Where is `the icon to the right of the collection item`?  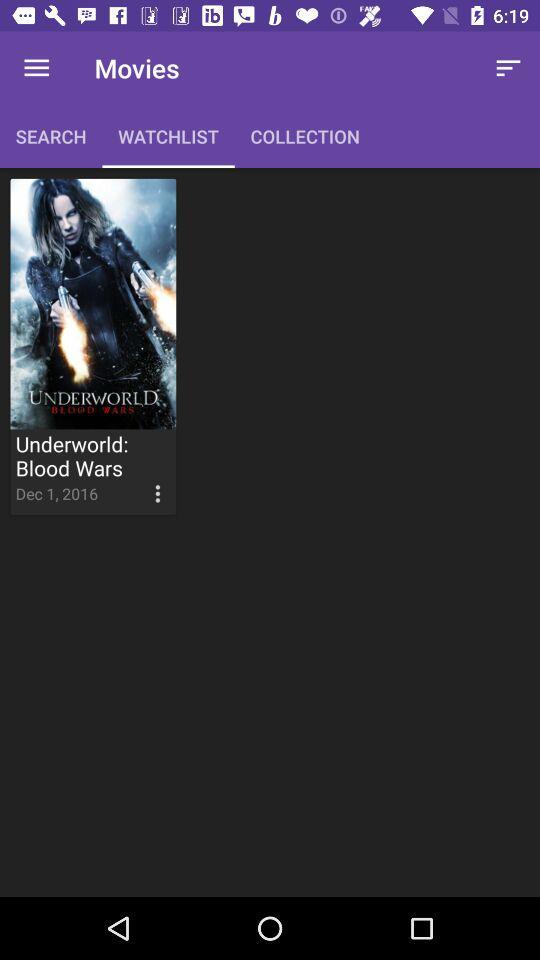
the icon to the right of the collection item is located at coordinates (508, 68).